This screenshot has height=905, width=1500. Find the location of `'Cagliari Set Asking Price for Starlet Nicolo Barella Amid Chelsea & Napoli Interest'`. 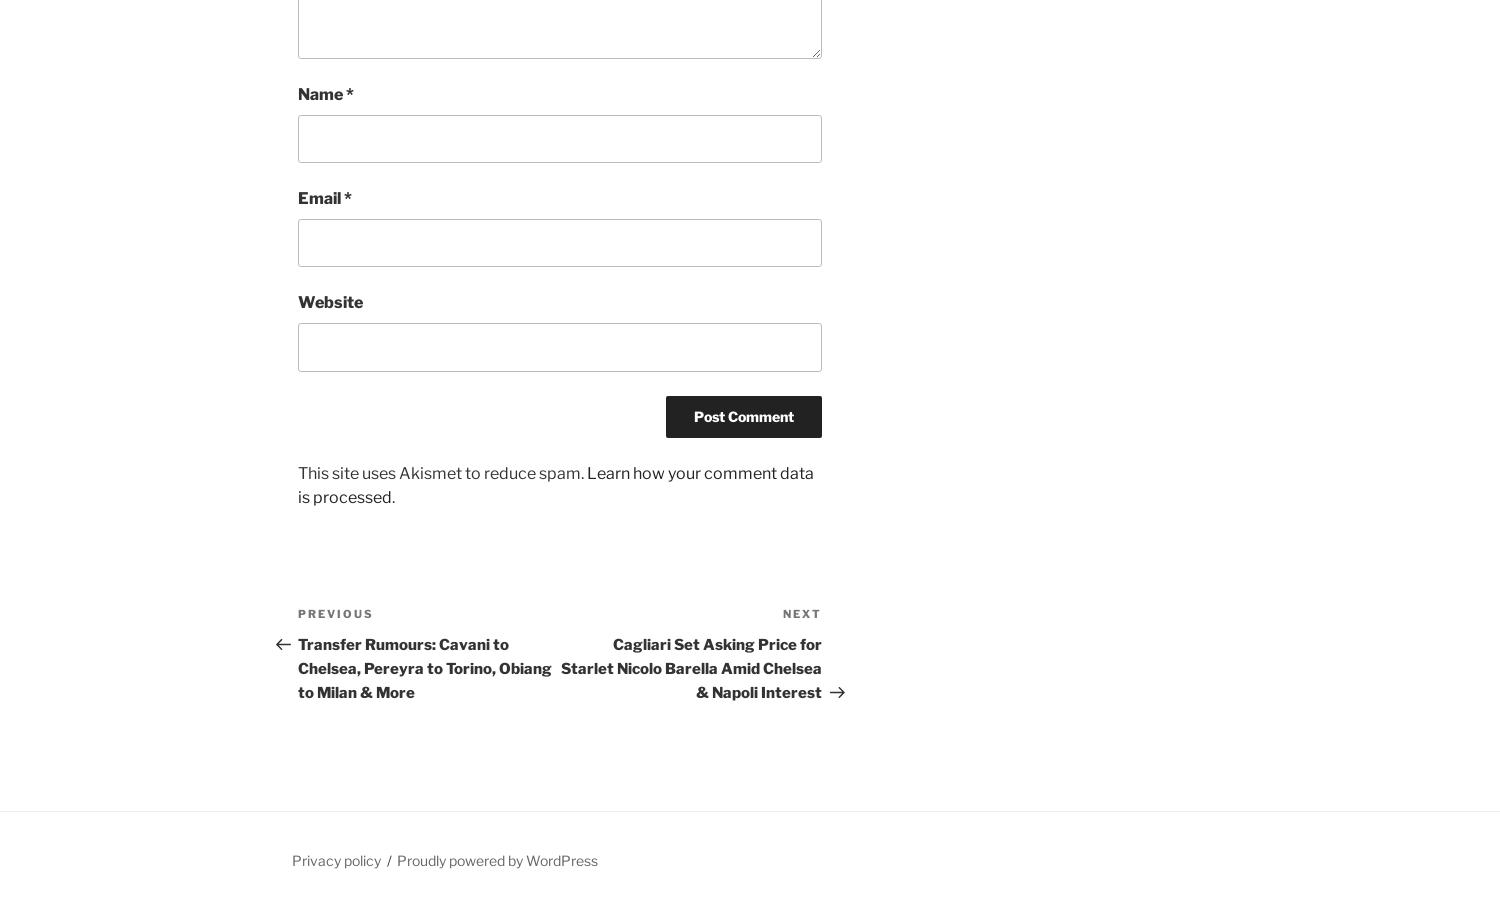

'Cagliari Set Asking Price for Starlet Nicolo Barella Amid Chelsea & Napoli Interest' is located at coordinates (690, 668).